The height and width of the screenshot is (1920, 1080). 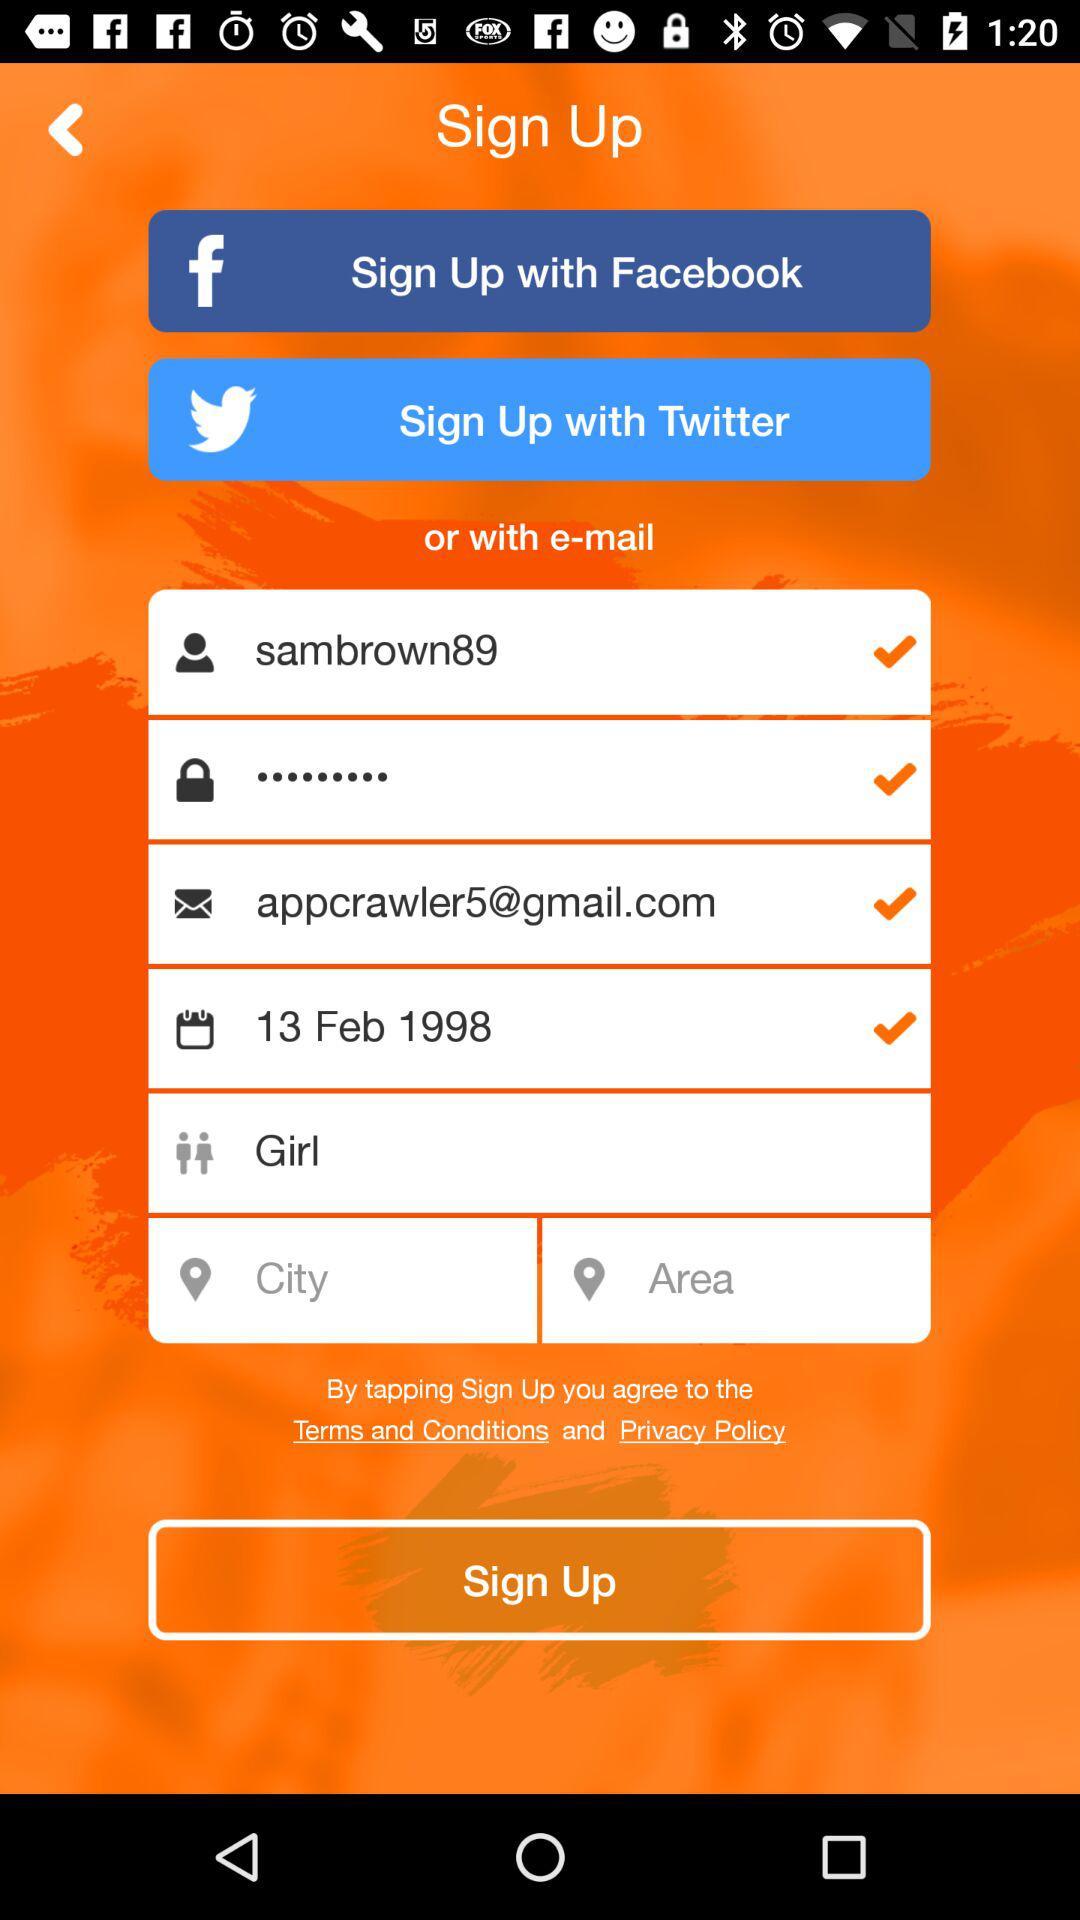 What do you see at coordinates (782, 1280) in the screenshot?
I see `the item above by tapping sign` at bounding box center [782, 1280].